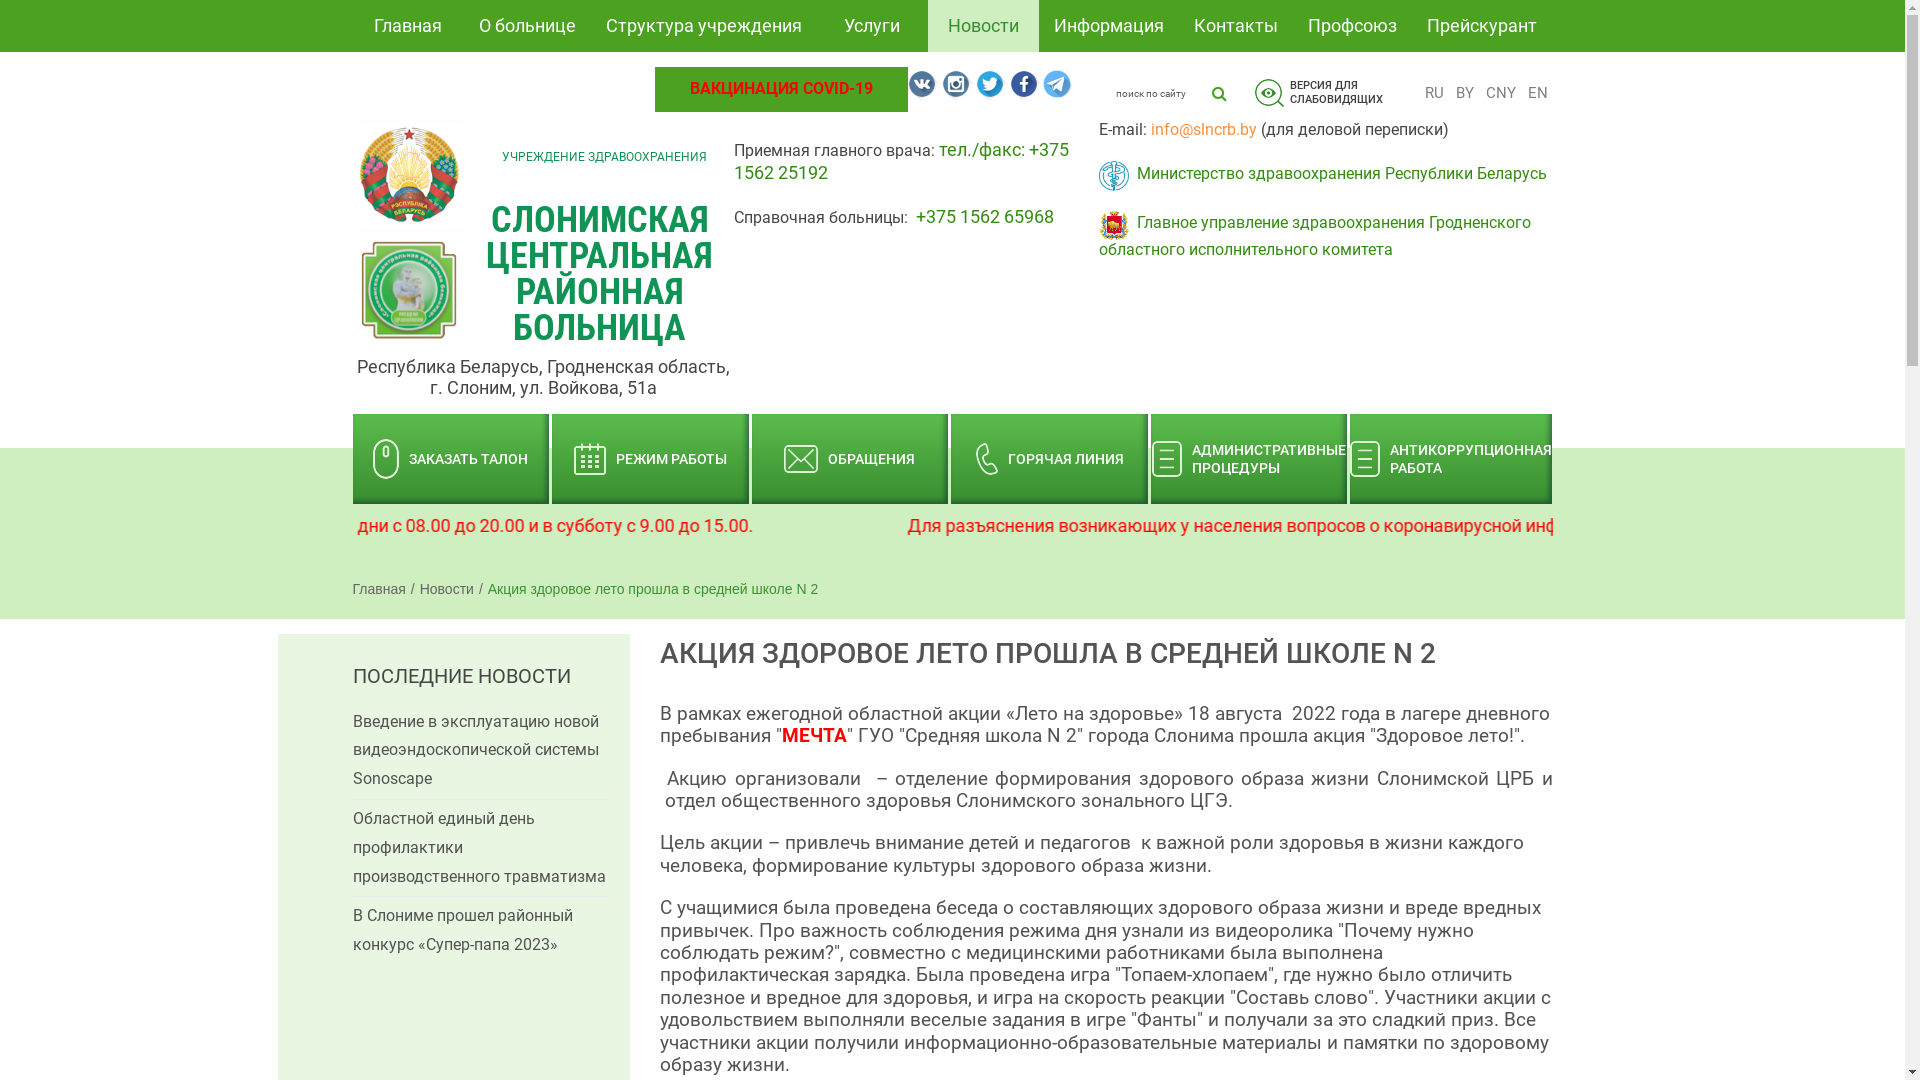 The height and width of the screenshot is (1080, 1920). Describe the element at coordinates (1535, 92) in the screenshot. I see `'EN'` at that location.